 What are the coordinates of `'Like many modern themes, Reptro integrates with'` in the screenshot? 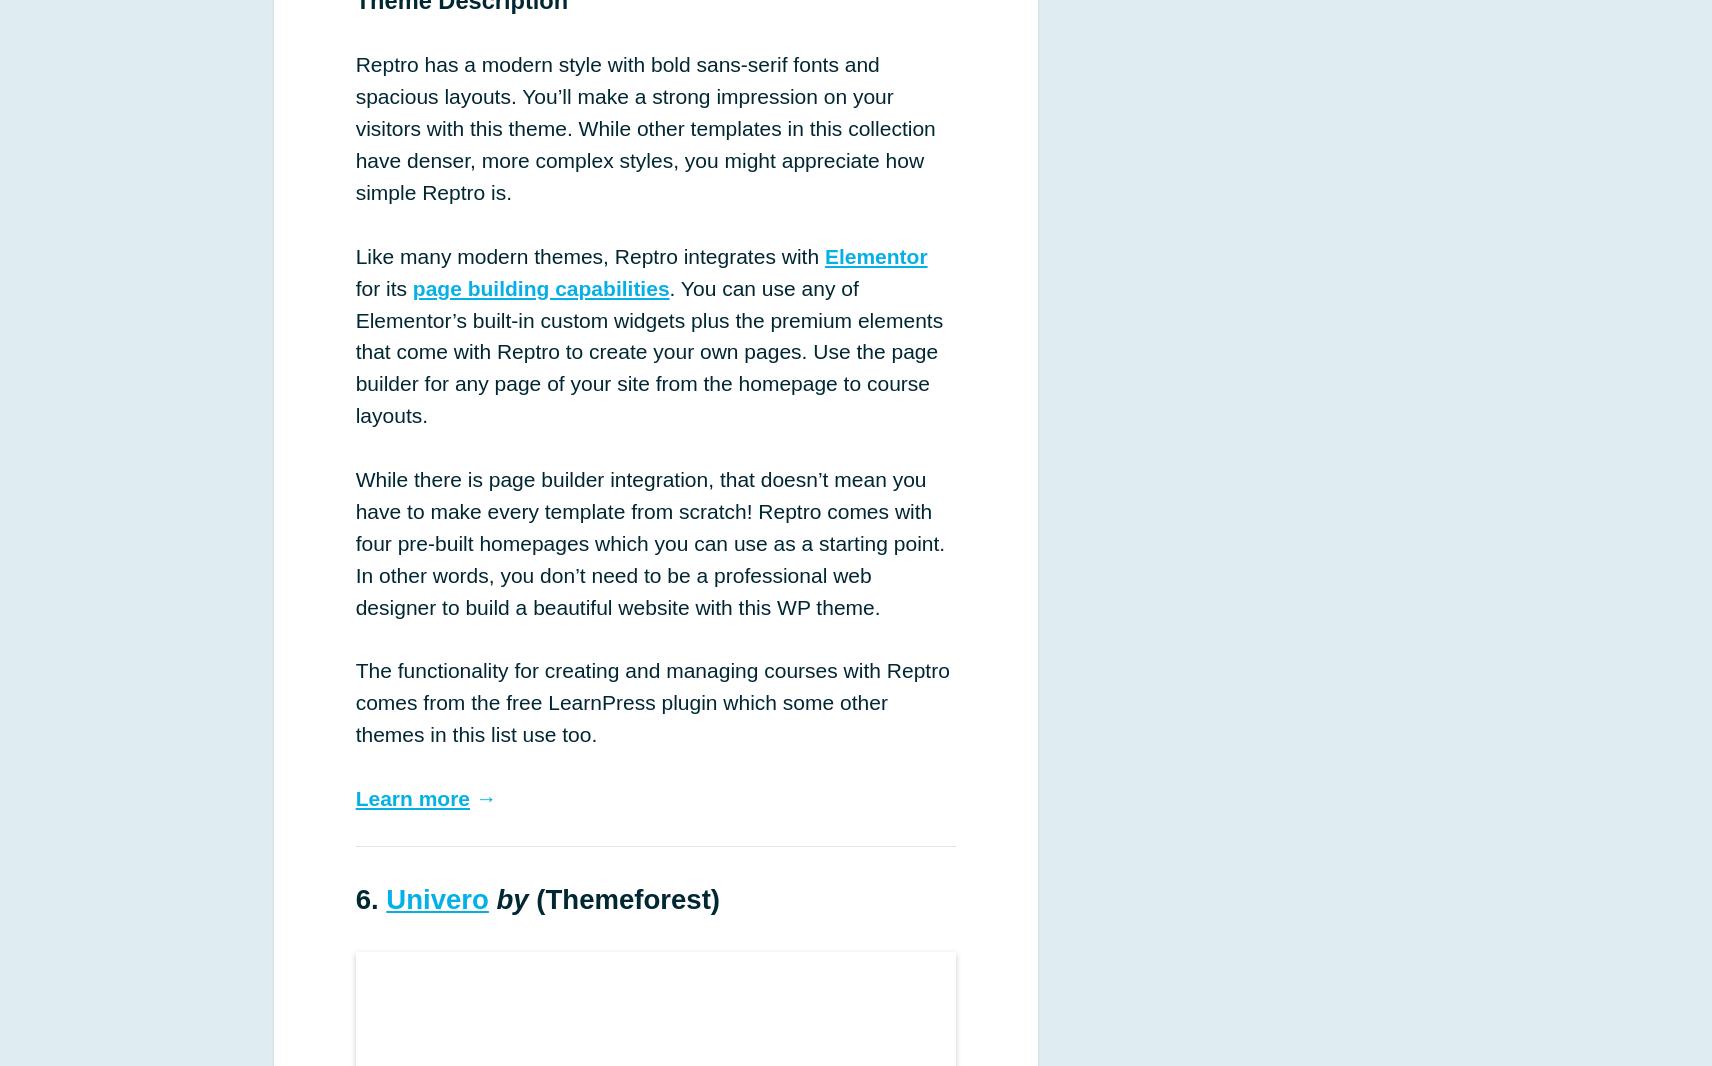 It's located at (588, 254).